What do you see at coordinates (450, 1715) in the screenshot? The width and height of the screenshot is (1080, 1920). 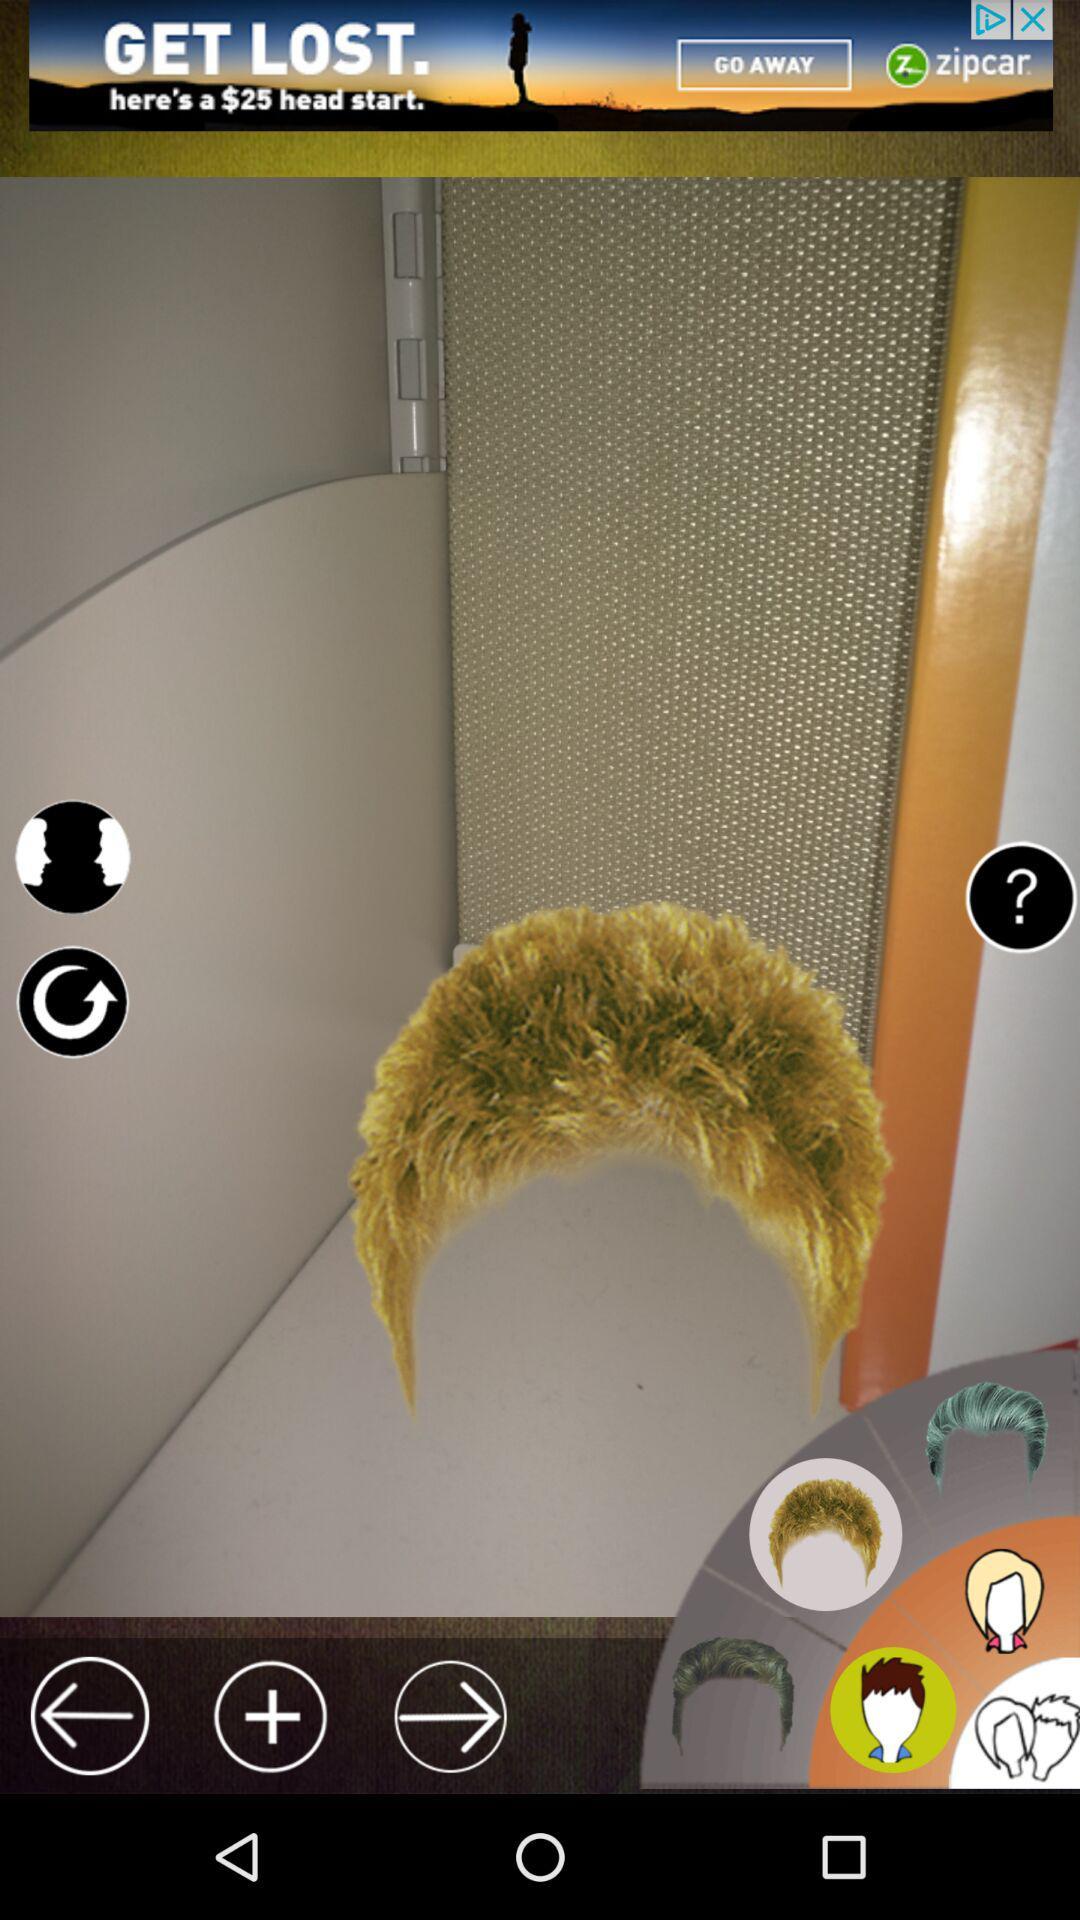 I see `next the option` at bounding box center [450, 1715].